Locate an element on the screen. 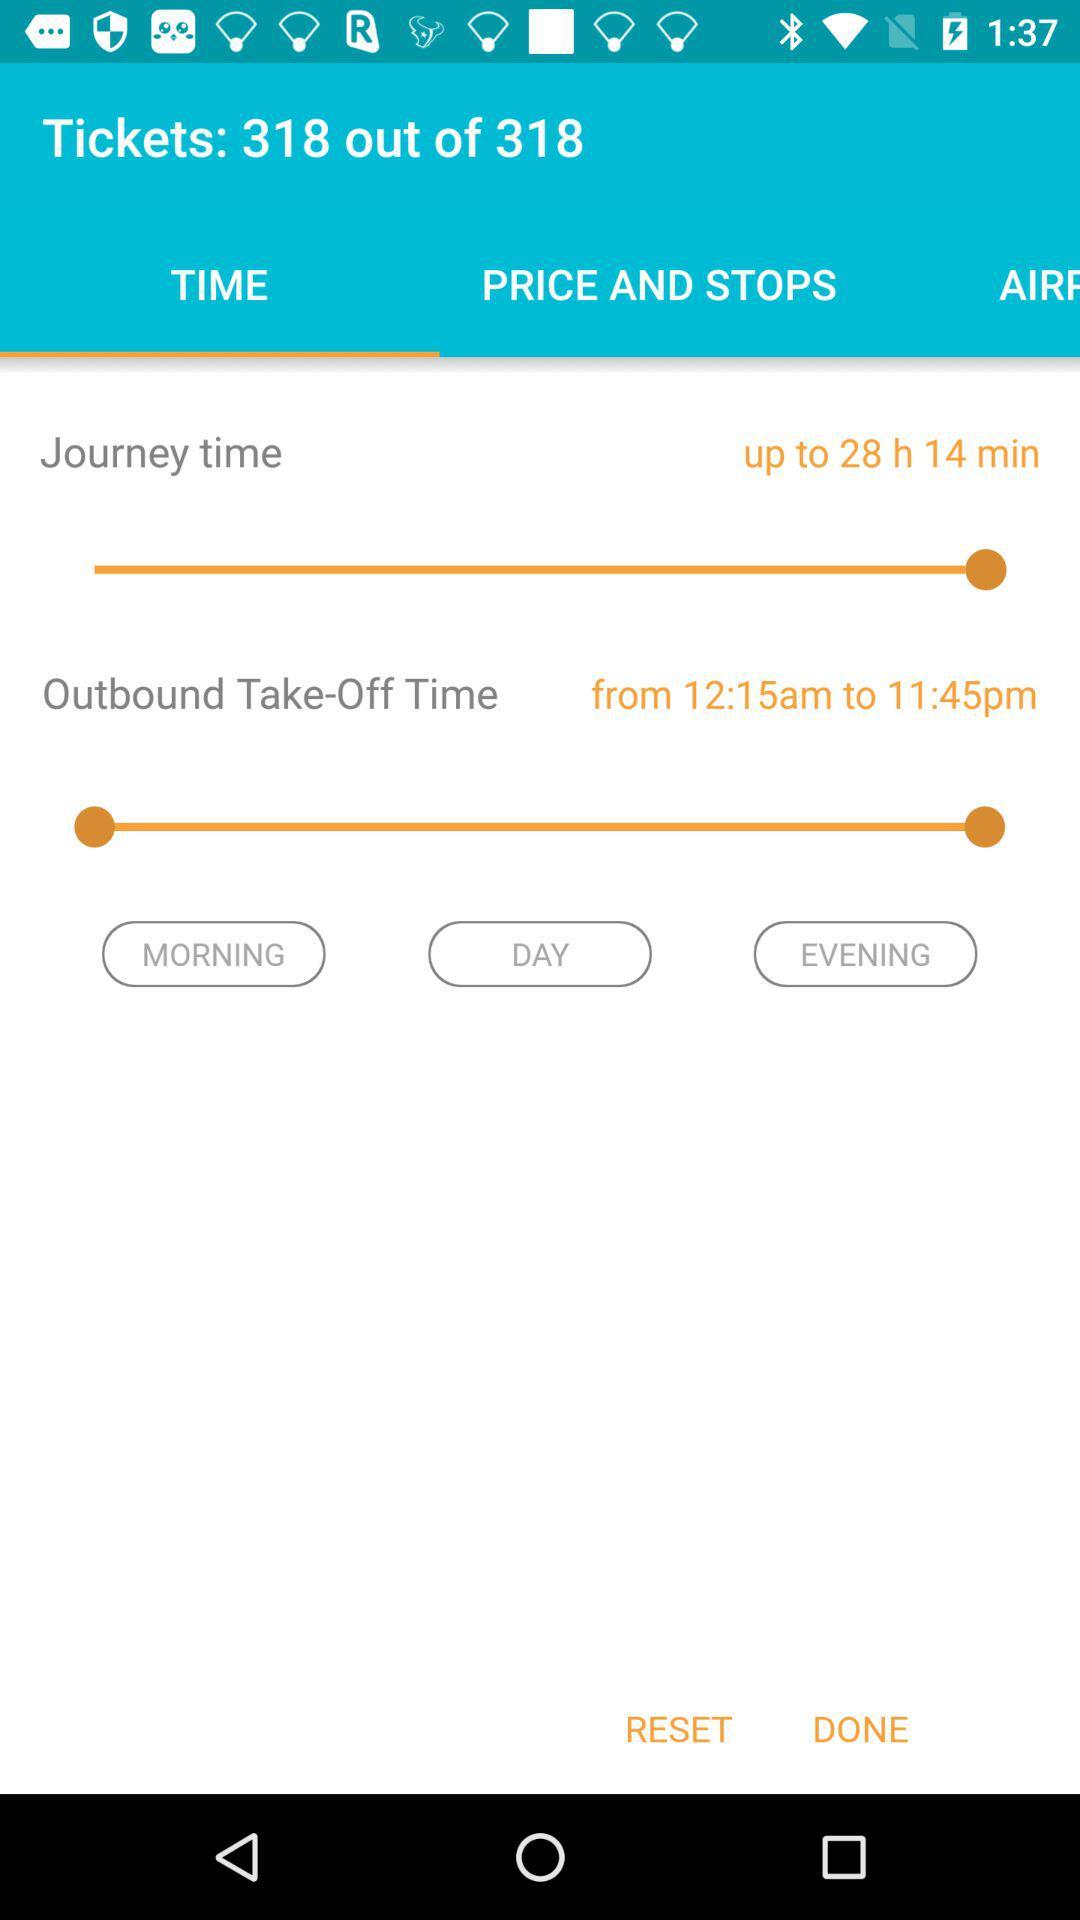 Image resolution: width=1080 pixels, height=1920 pixels. the item next to the day is located at coordinates (213, 953).